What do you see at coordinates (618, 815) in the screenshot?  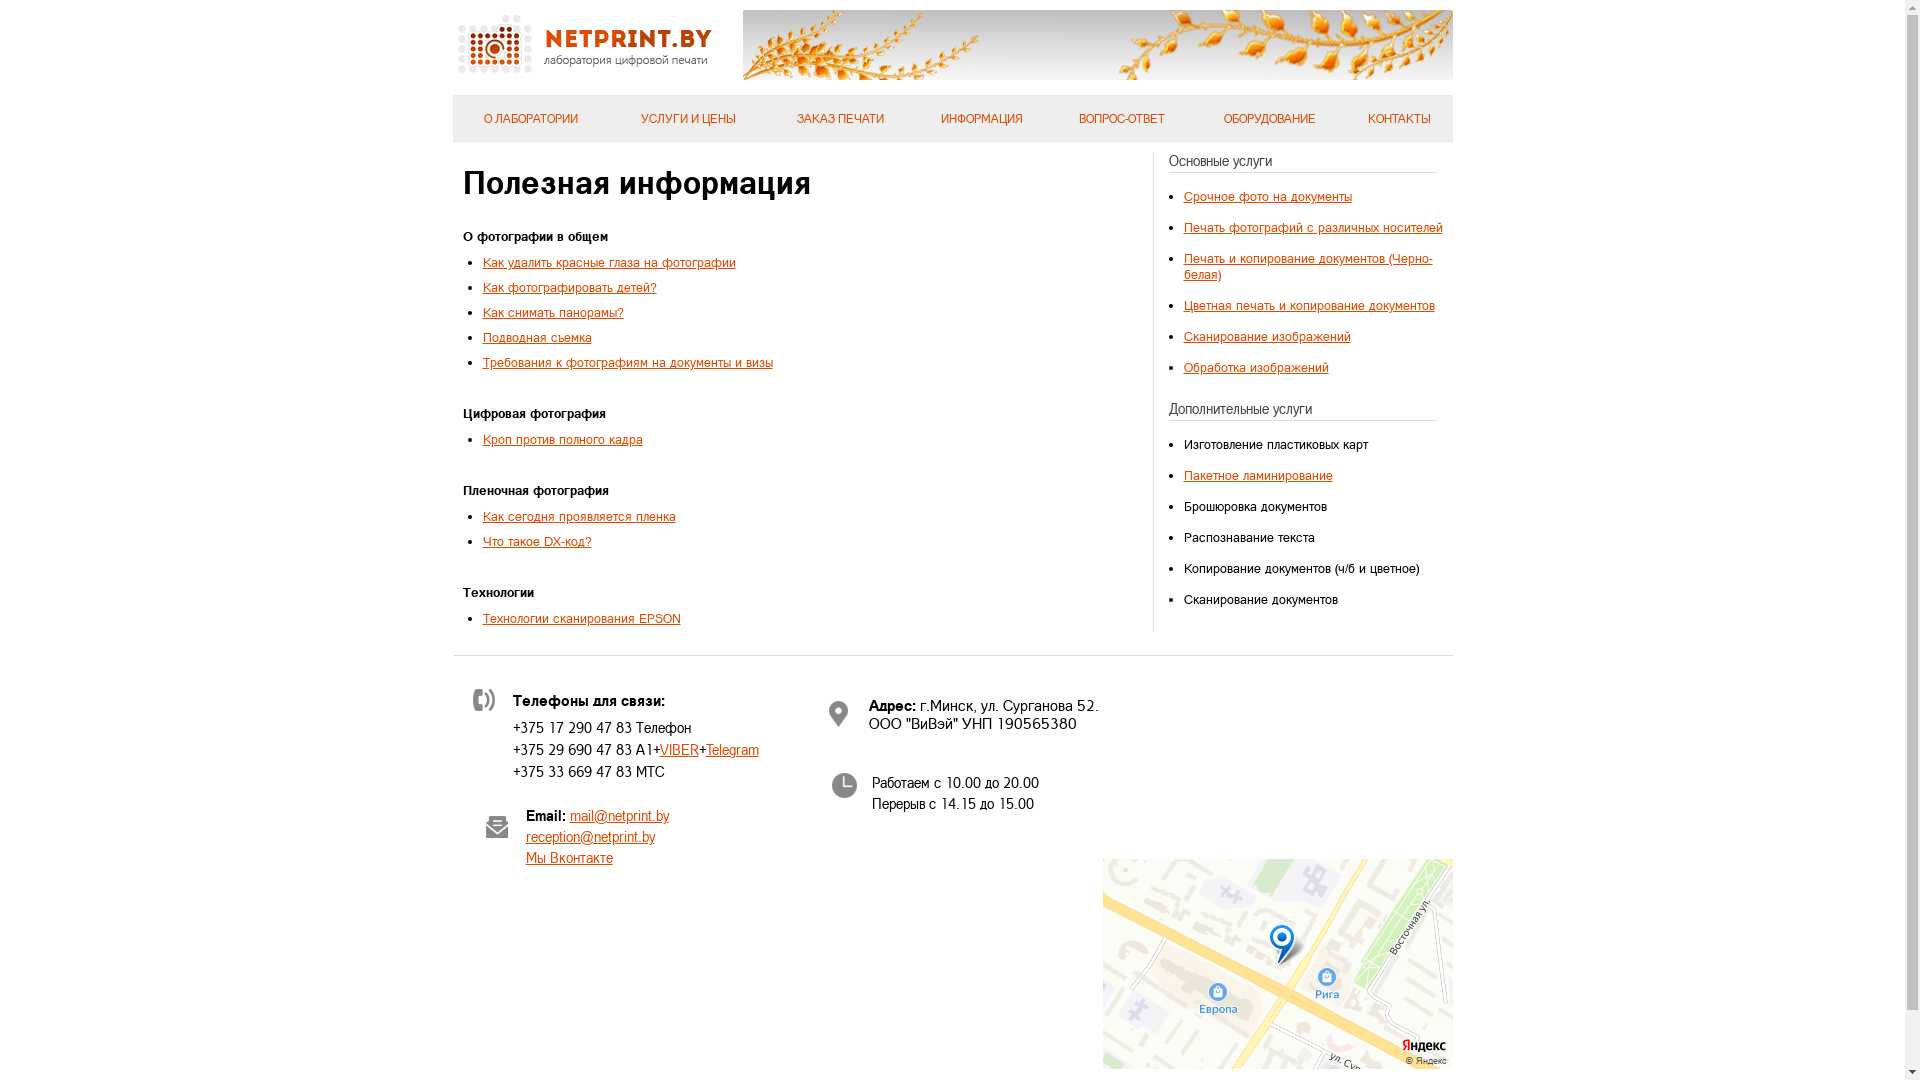 I see `'mail@netprint.by'` at bounding box center [618, 815].